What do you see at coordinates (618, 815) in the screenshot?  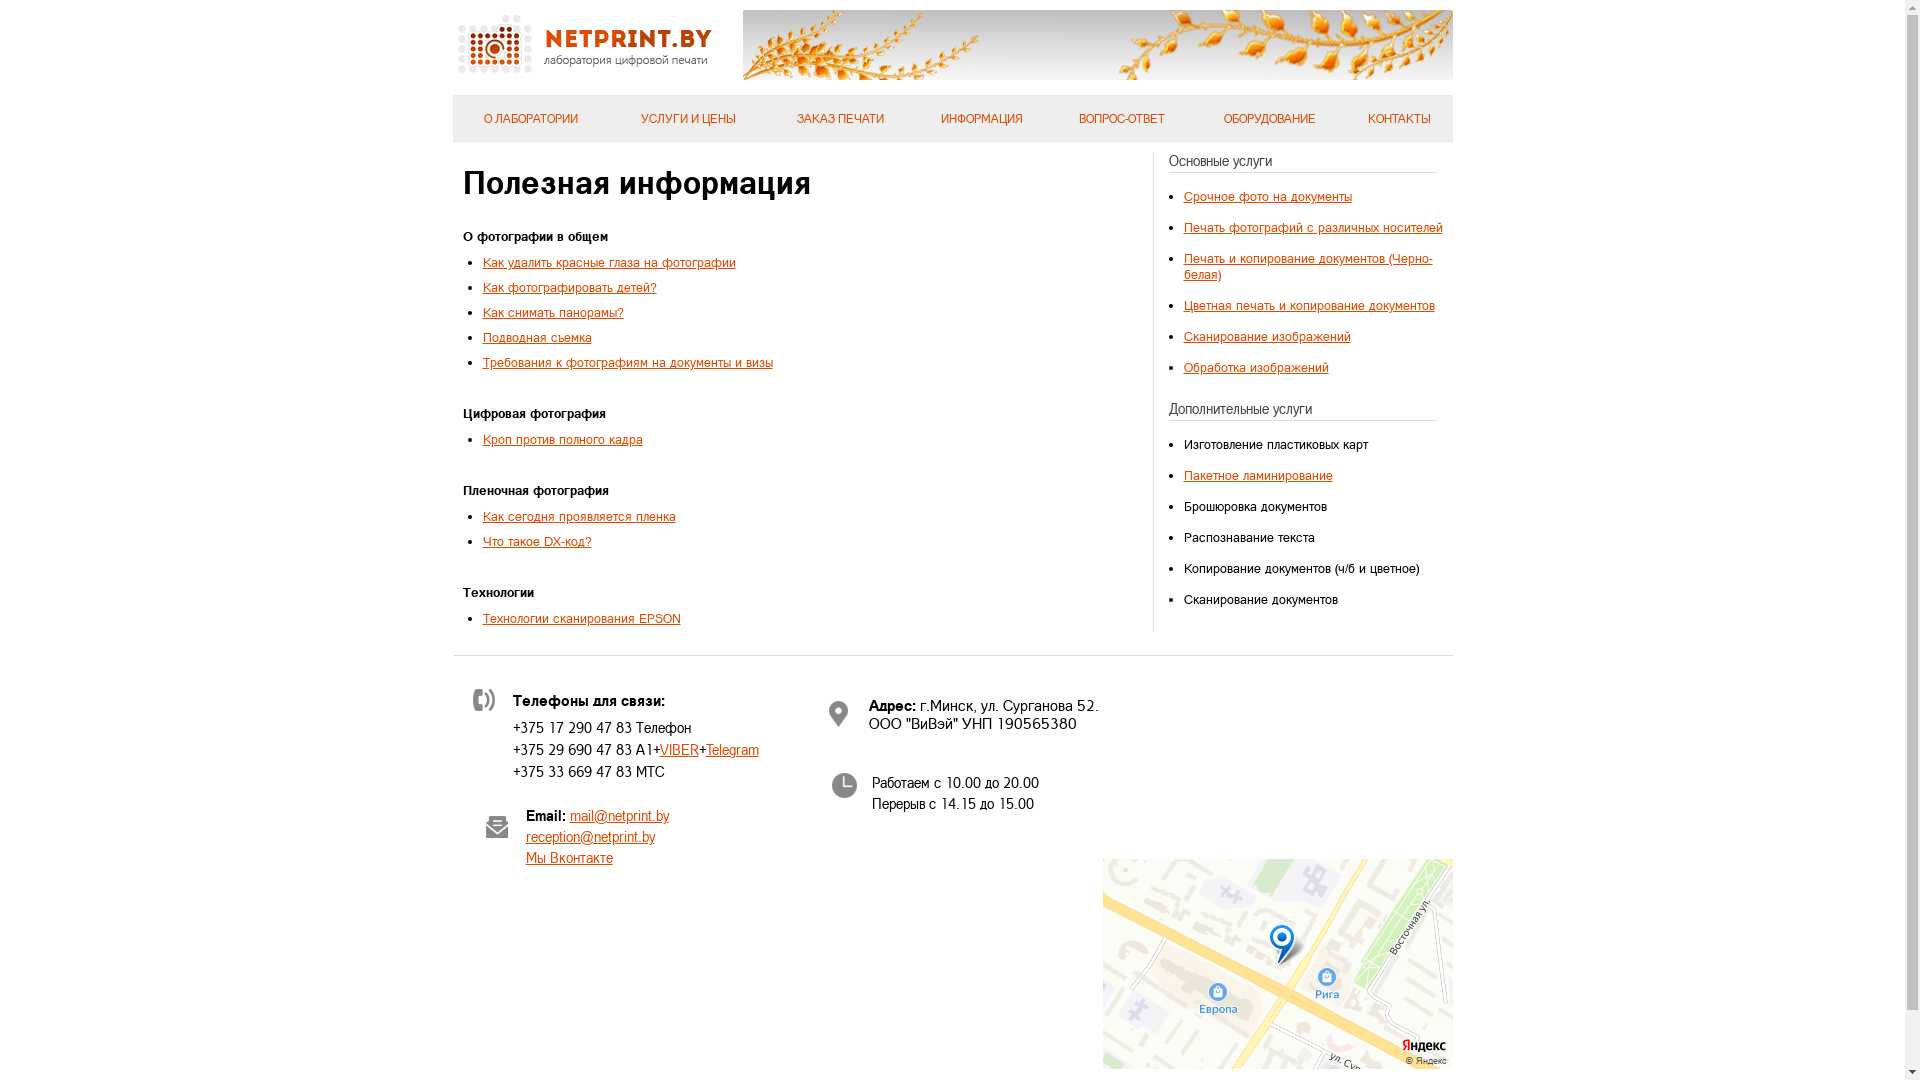 I see `'mail@netprint.by'` at bounding box center [618, 815].